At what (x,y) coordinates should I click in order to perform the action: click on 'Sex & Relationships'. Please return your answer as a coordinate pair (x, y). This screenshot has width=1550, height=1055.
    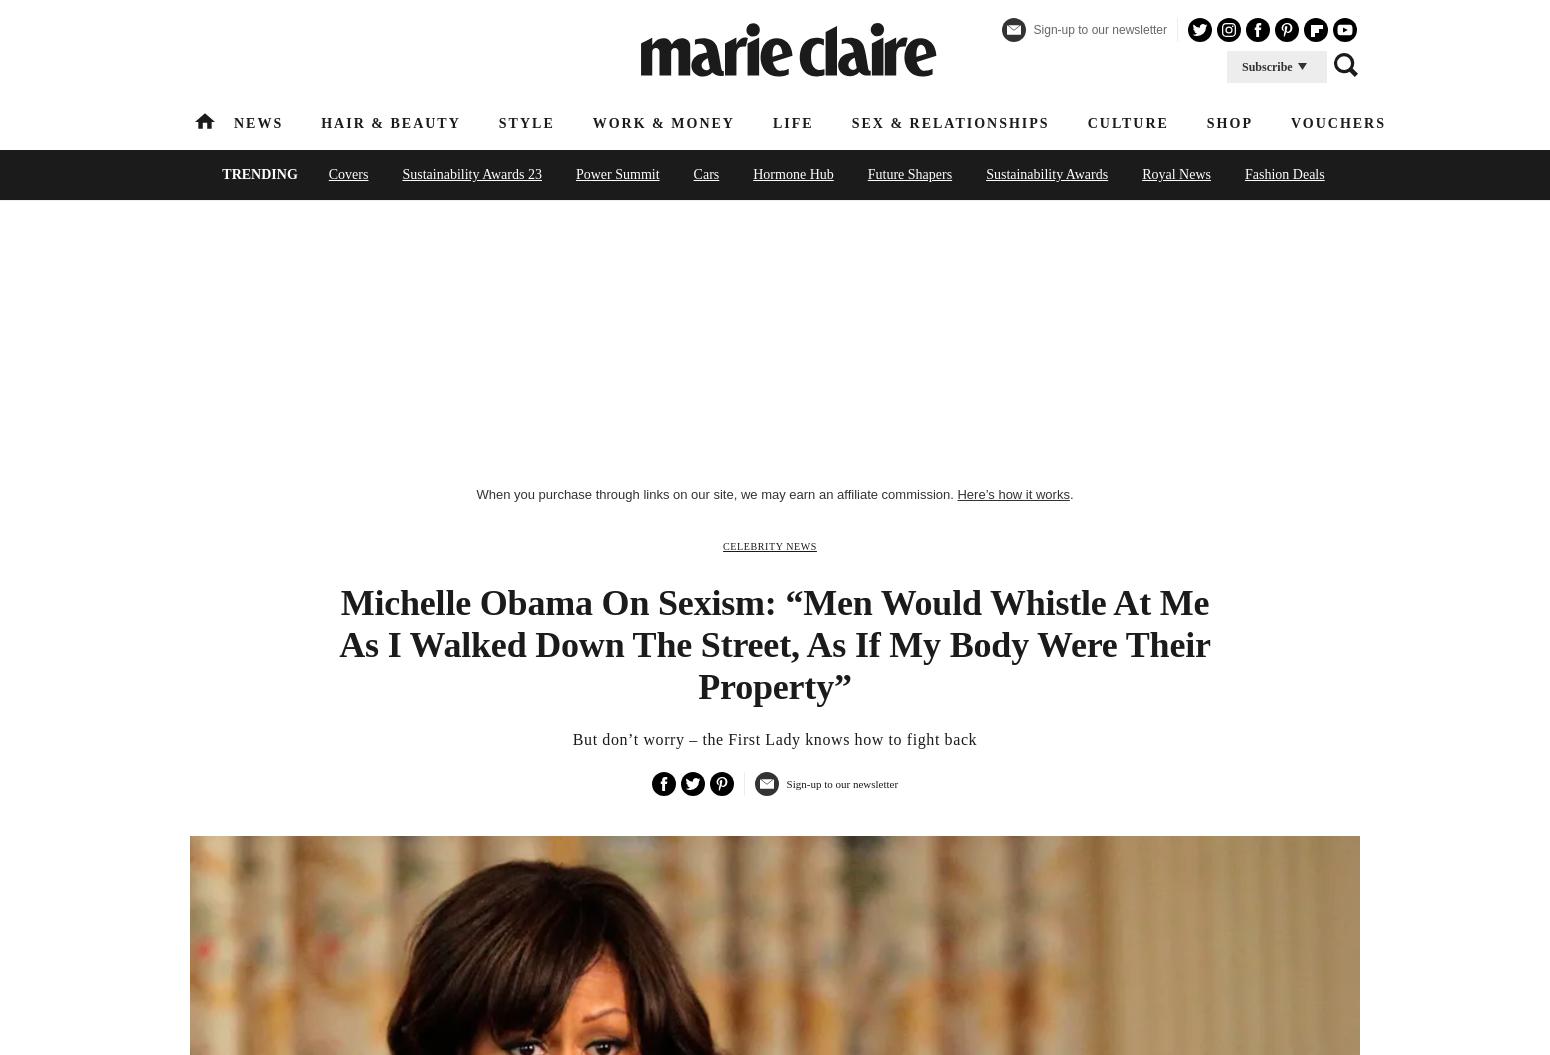
    Looking at the image, I should click on (948, 123).